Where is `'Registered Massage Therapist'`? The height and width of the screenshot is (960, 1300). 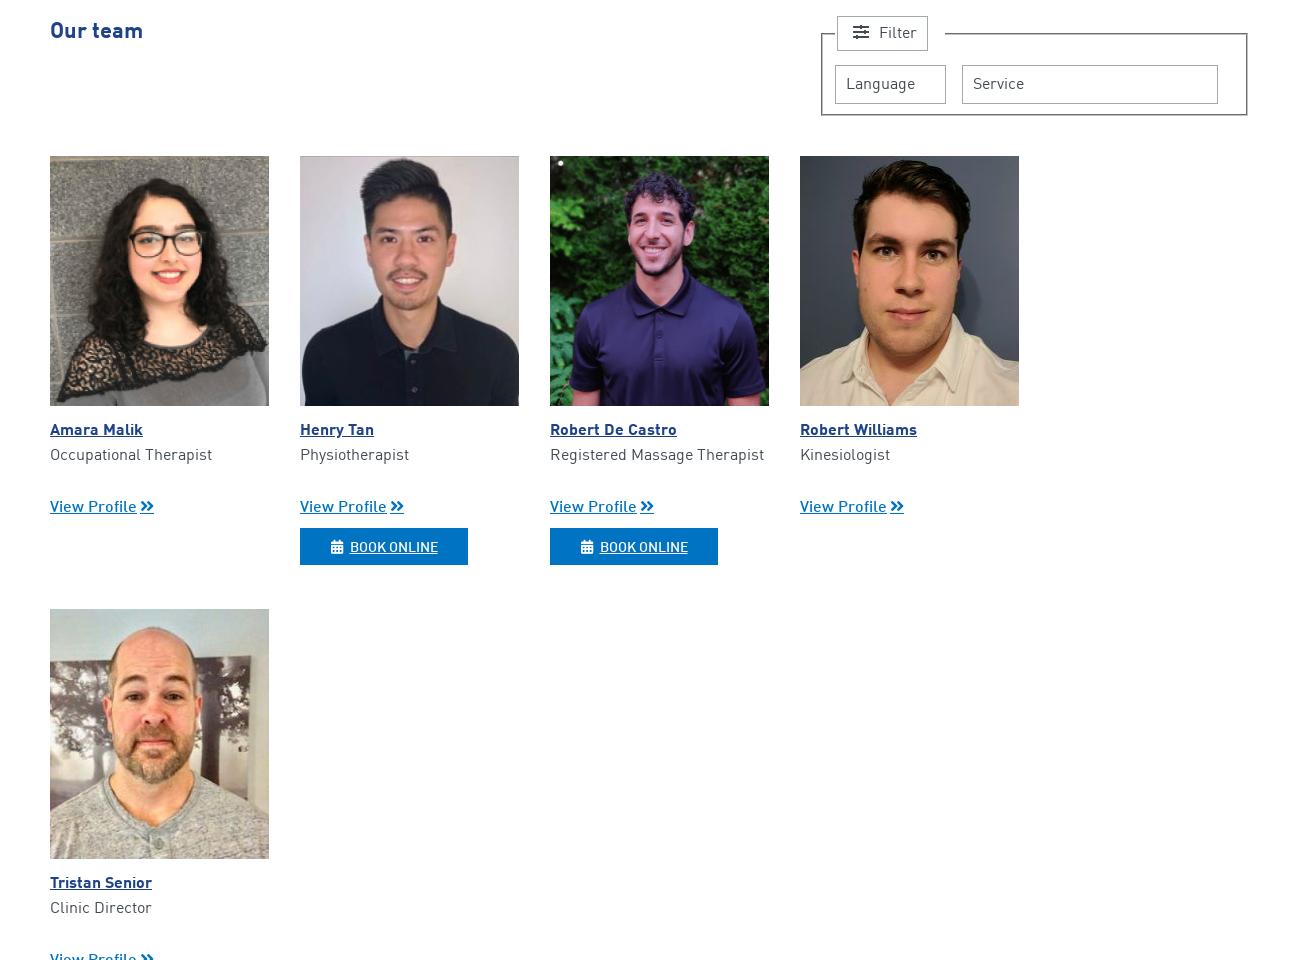
'Registered Massage Therapist' is located at coordinates (656, 455).